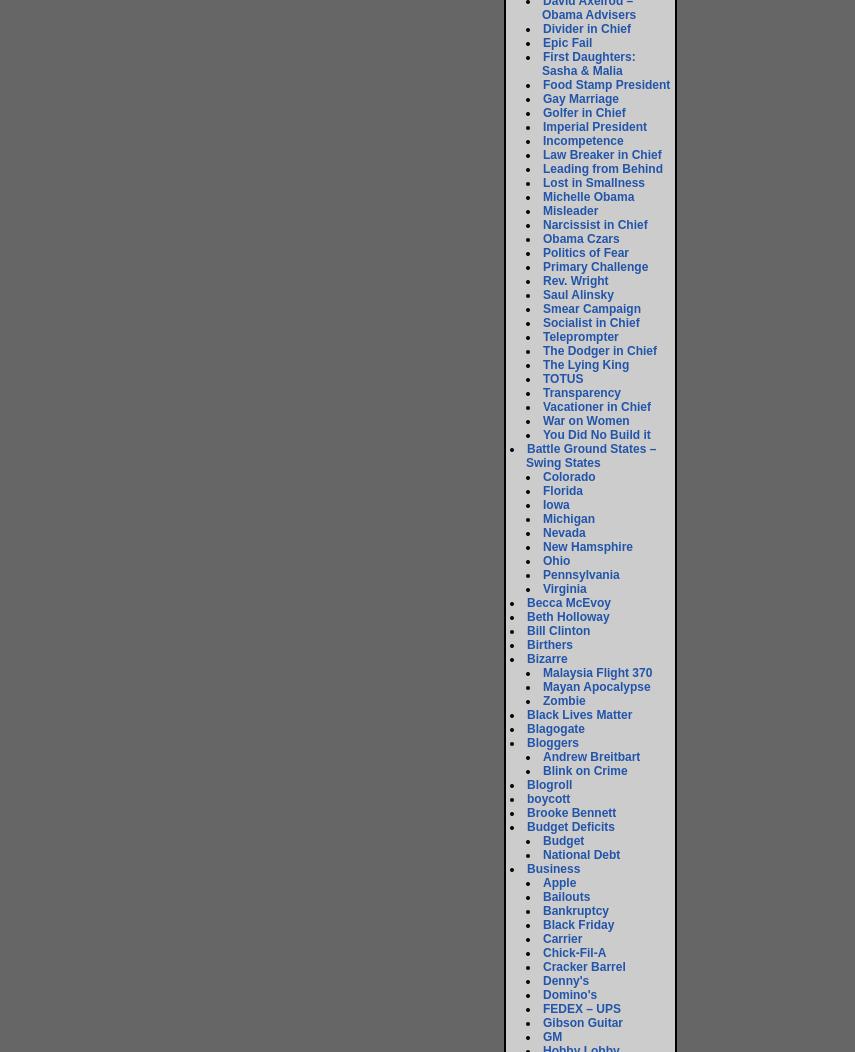 This screenshot has width=855, height=1052. What do you see at coordinates (594, 224) in the screenshot?
I see `'Narcissist in Chief'` at bounding box center [594, 224].